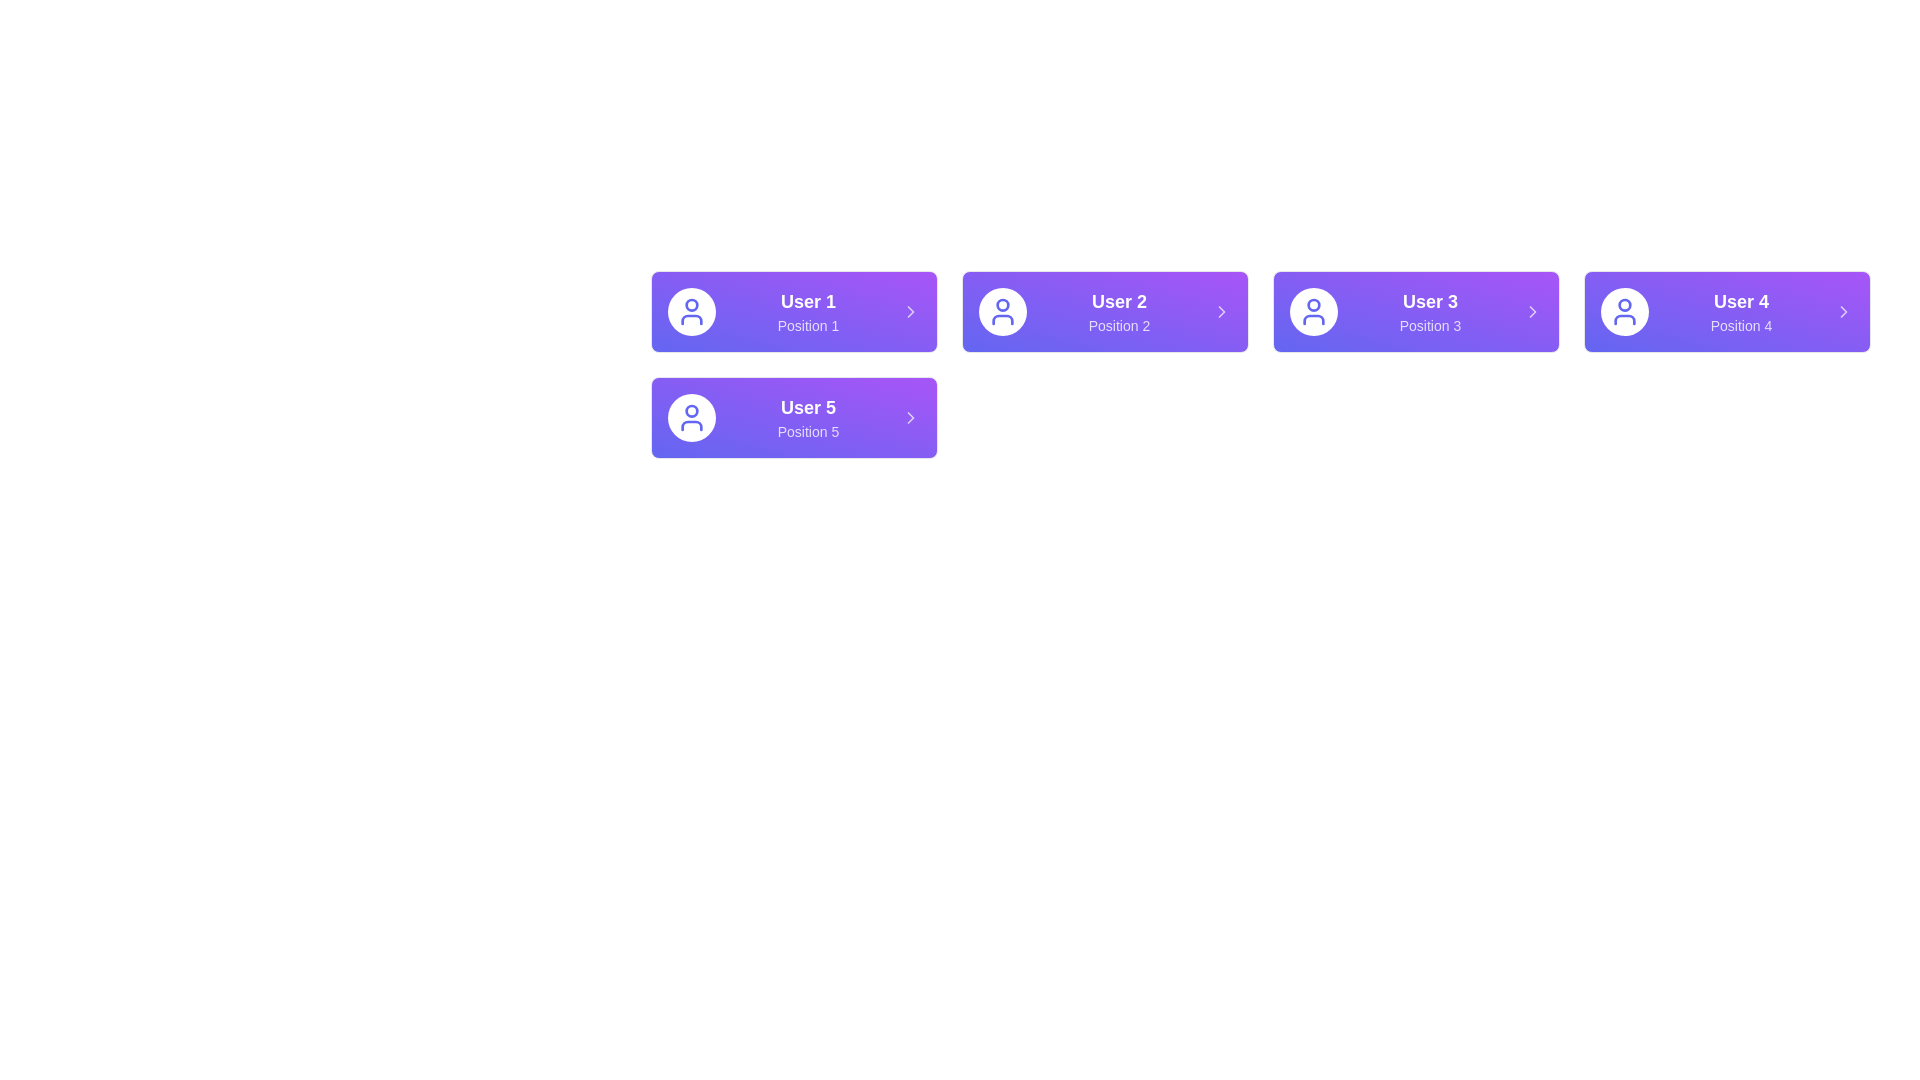  Describe the element at coordinates (691, 312) in the screenshot. I see `the user avatar icon representing 'User 1', located at the top-left corner of the grid layout` at that location.